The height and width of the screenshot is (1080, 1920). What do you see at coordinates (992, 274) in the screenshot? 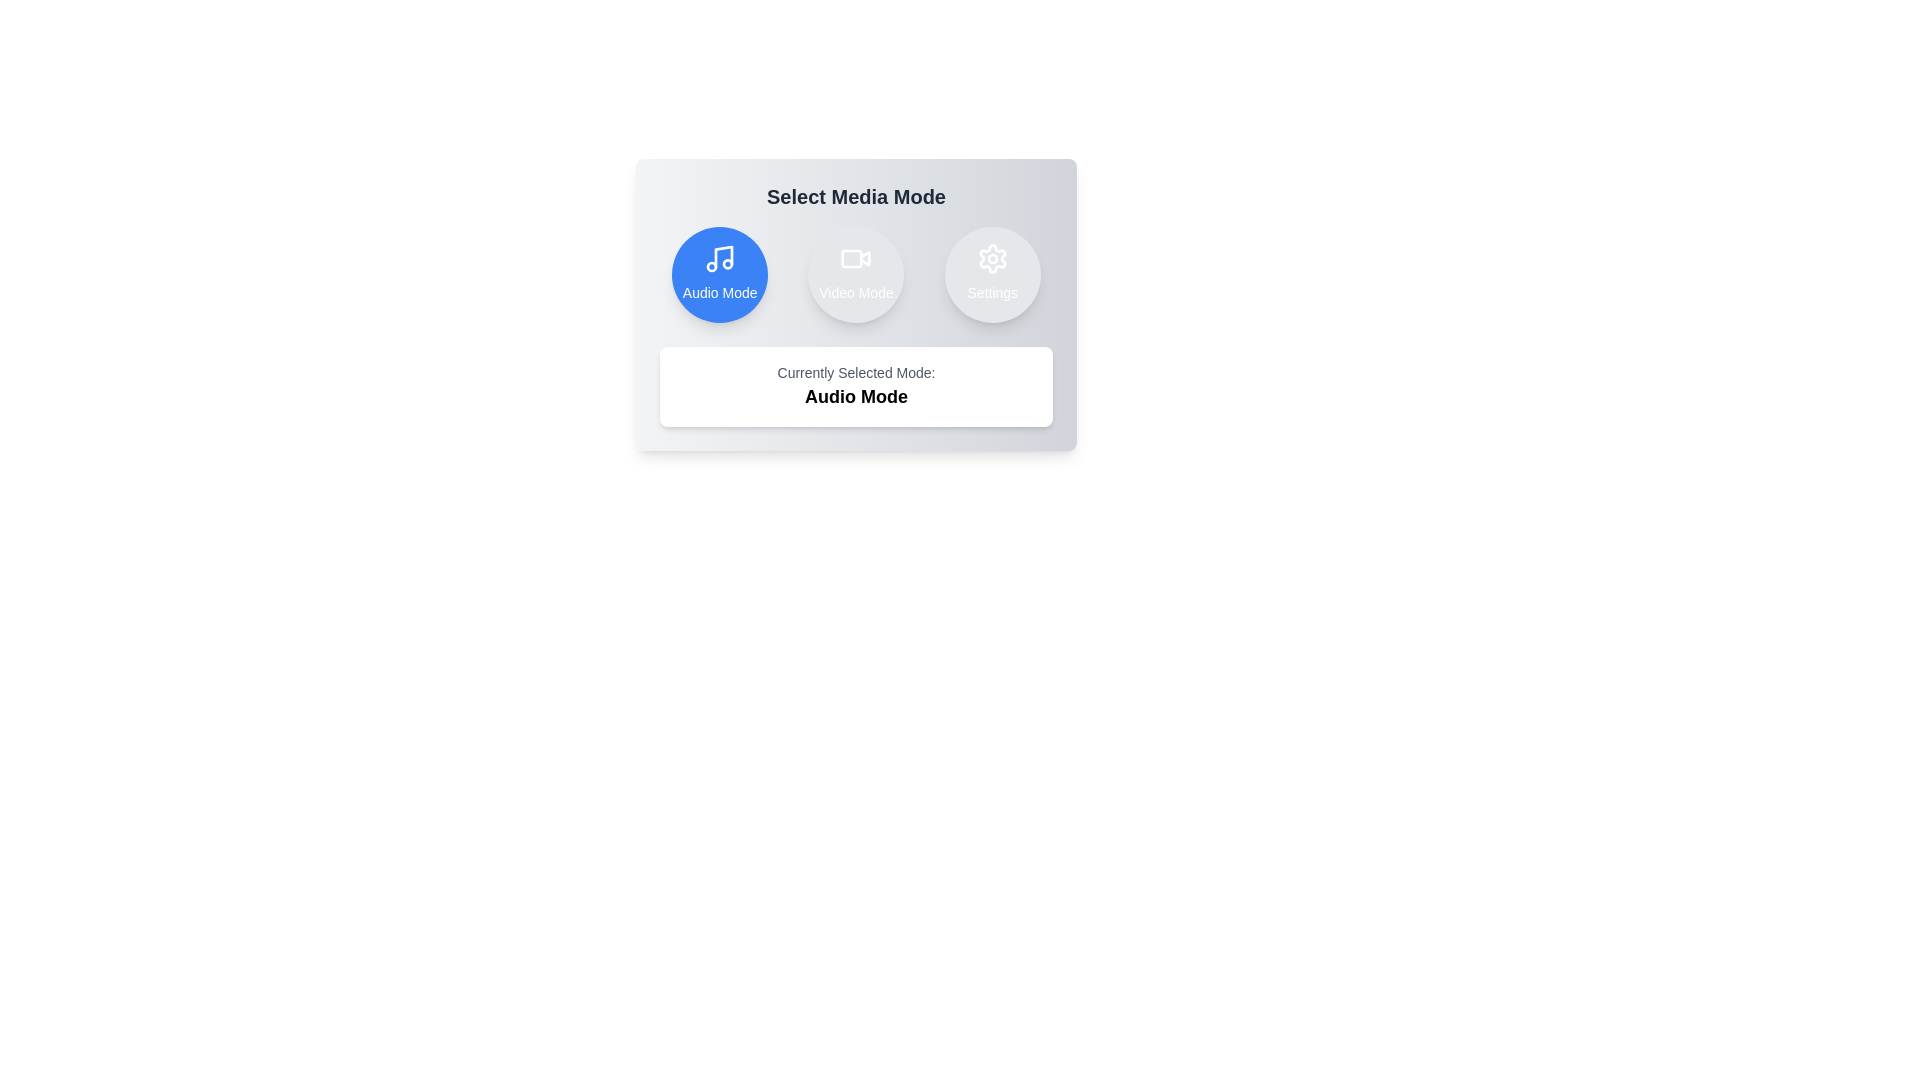
I see `the Settings mode by clicking the respective button` at bounding box center [992, 274].